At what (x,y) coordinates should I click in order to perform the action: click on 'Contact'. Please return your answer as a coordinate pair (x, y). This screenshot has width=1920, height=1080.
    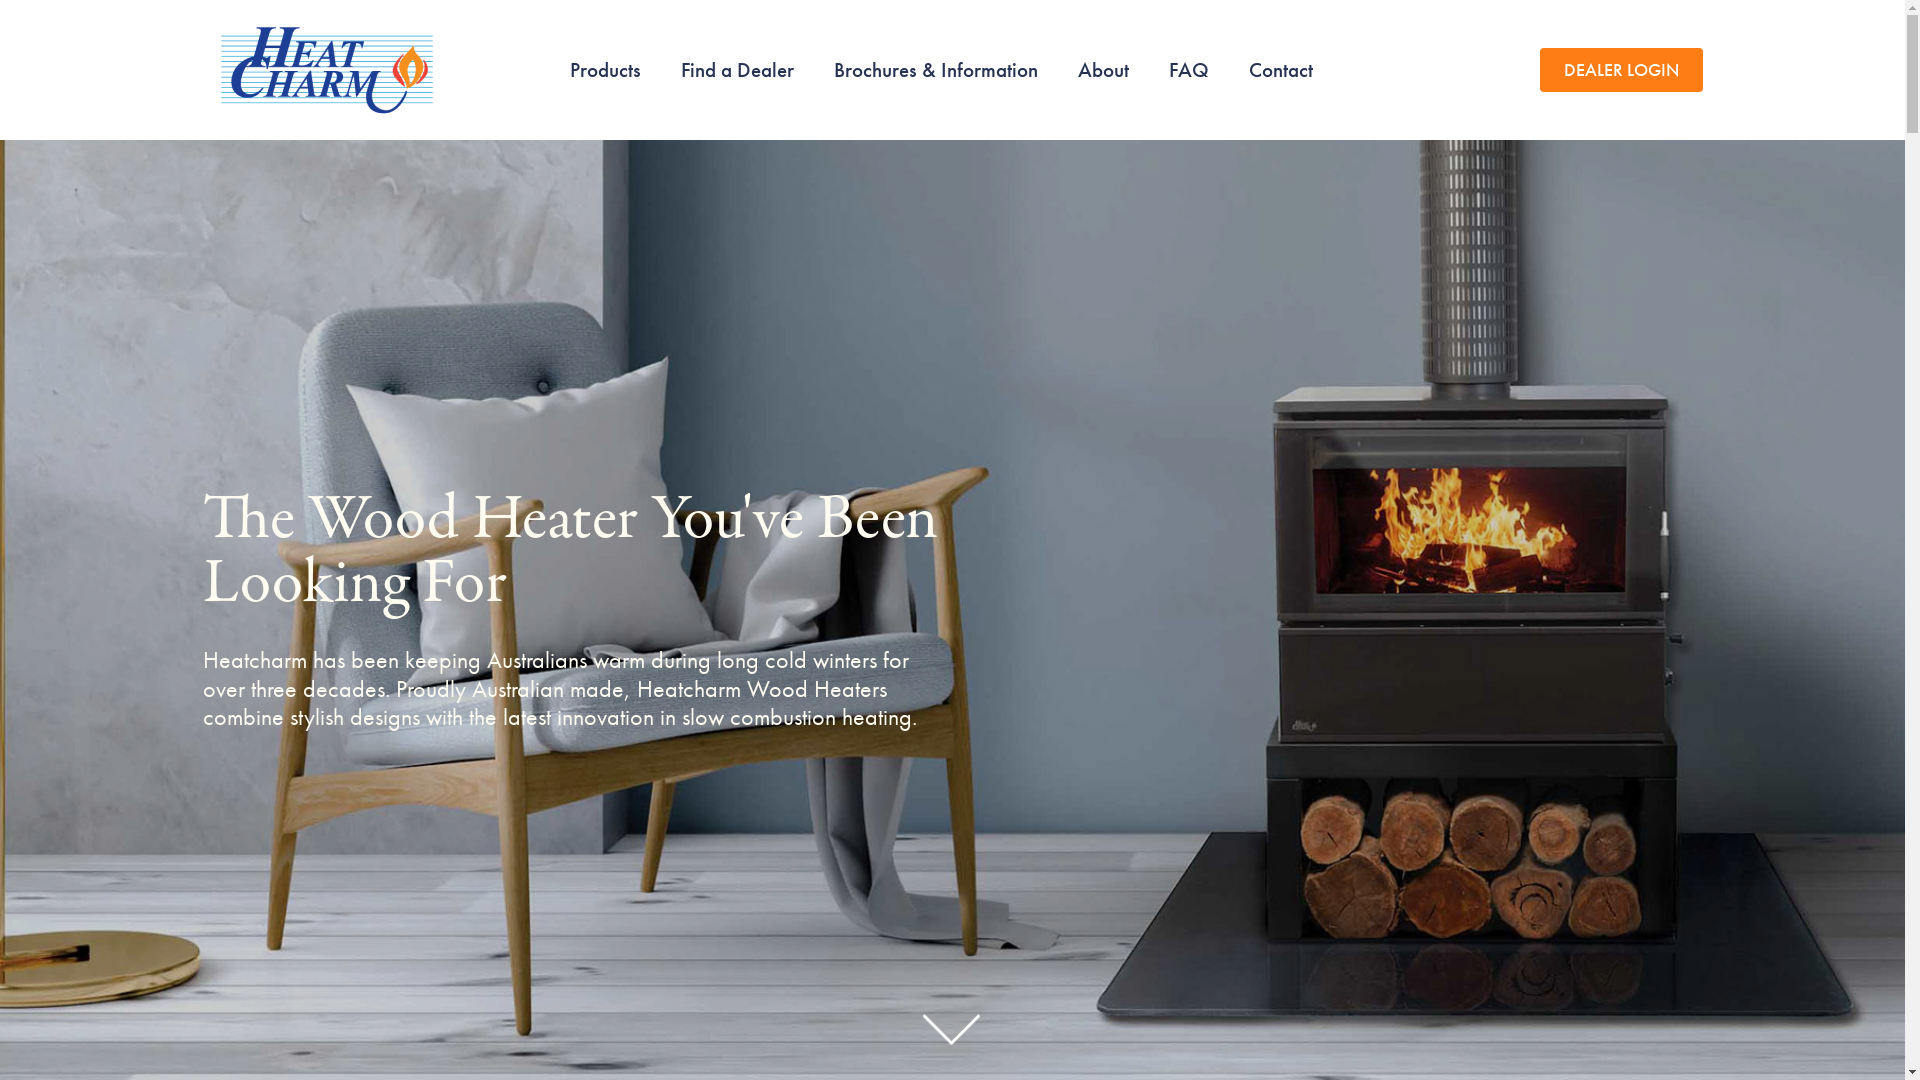
    Looking at the image, I should click on (1280, 68).